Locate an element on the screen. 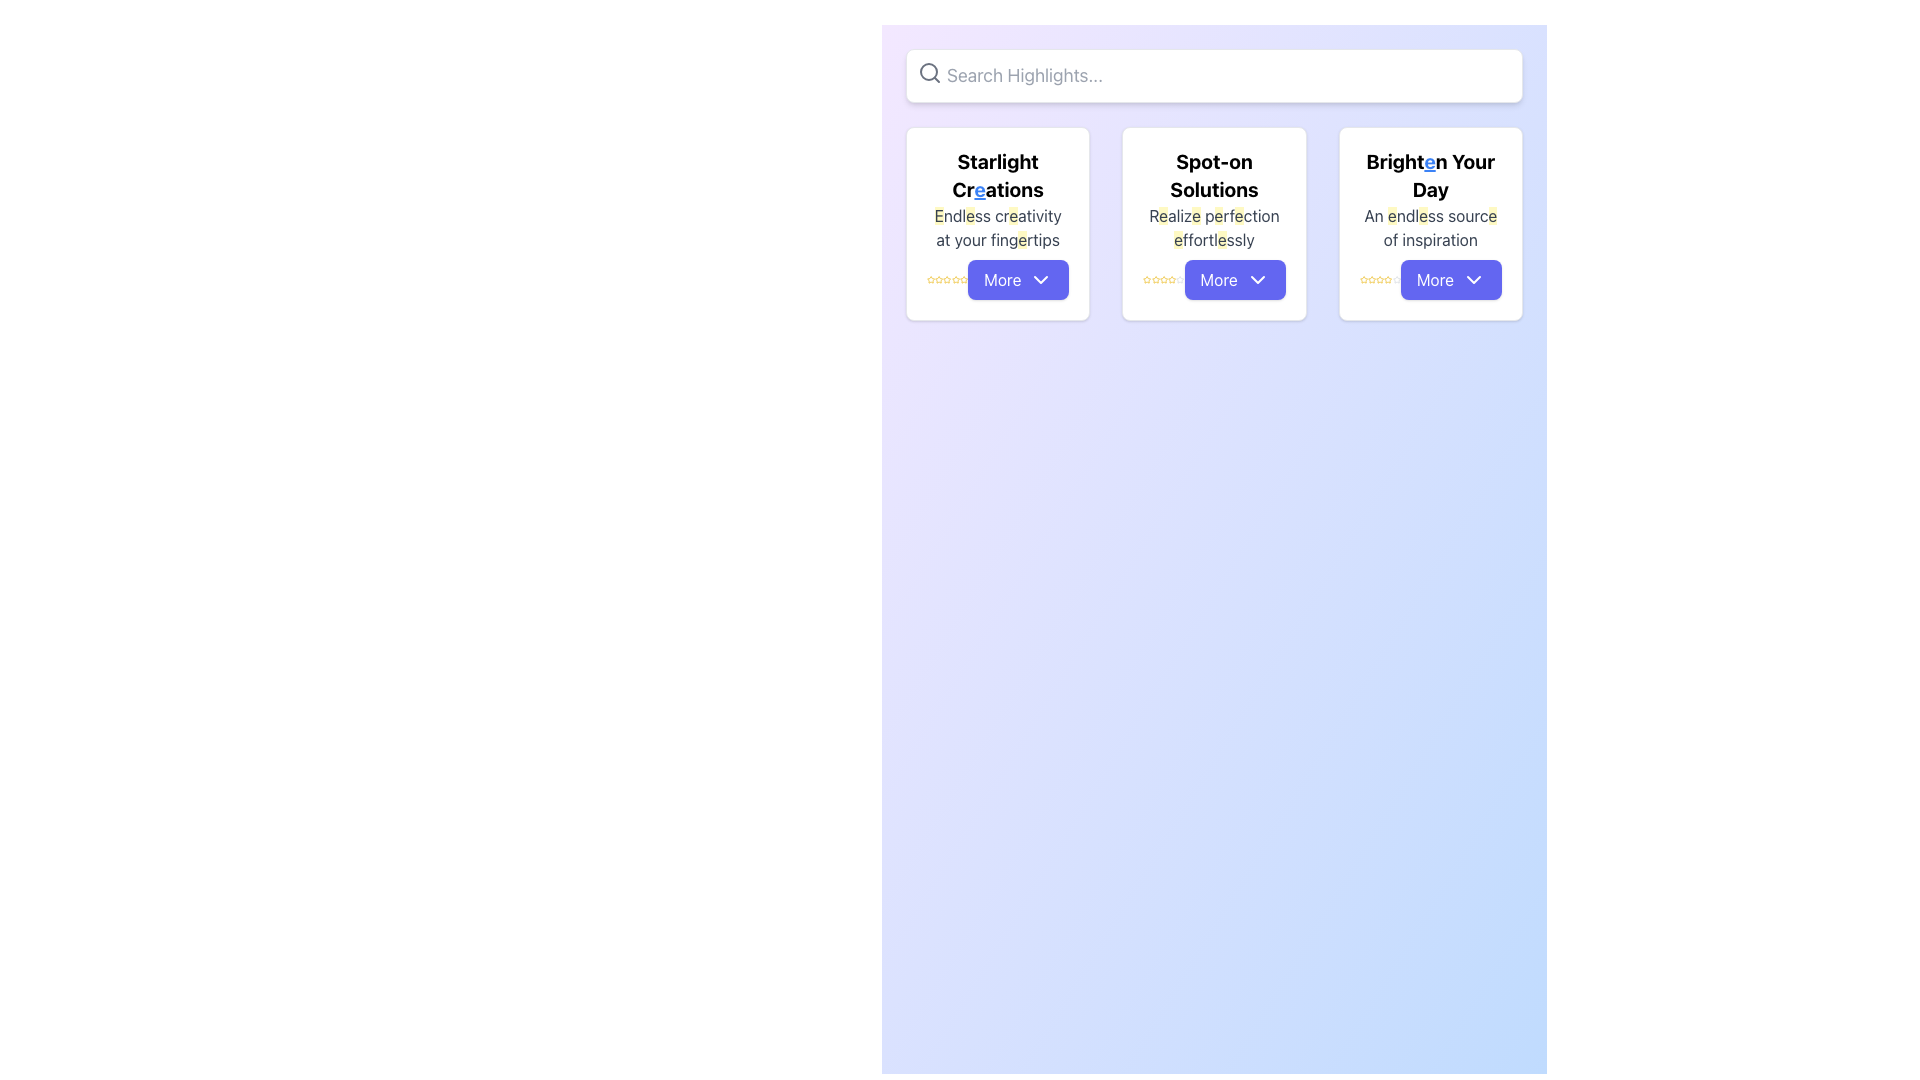 This screenshot has height=1080, width=1920. the text character 'e' with a yellow background, which is part of the text block 'Realize perfection effortlessly' in the second card titled 'Spot-on Solutions' is located at coordinates (1178, 238).